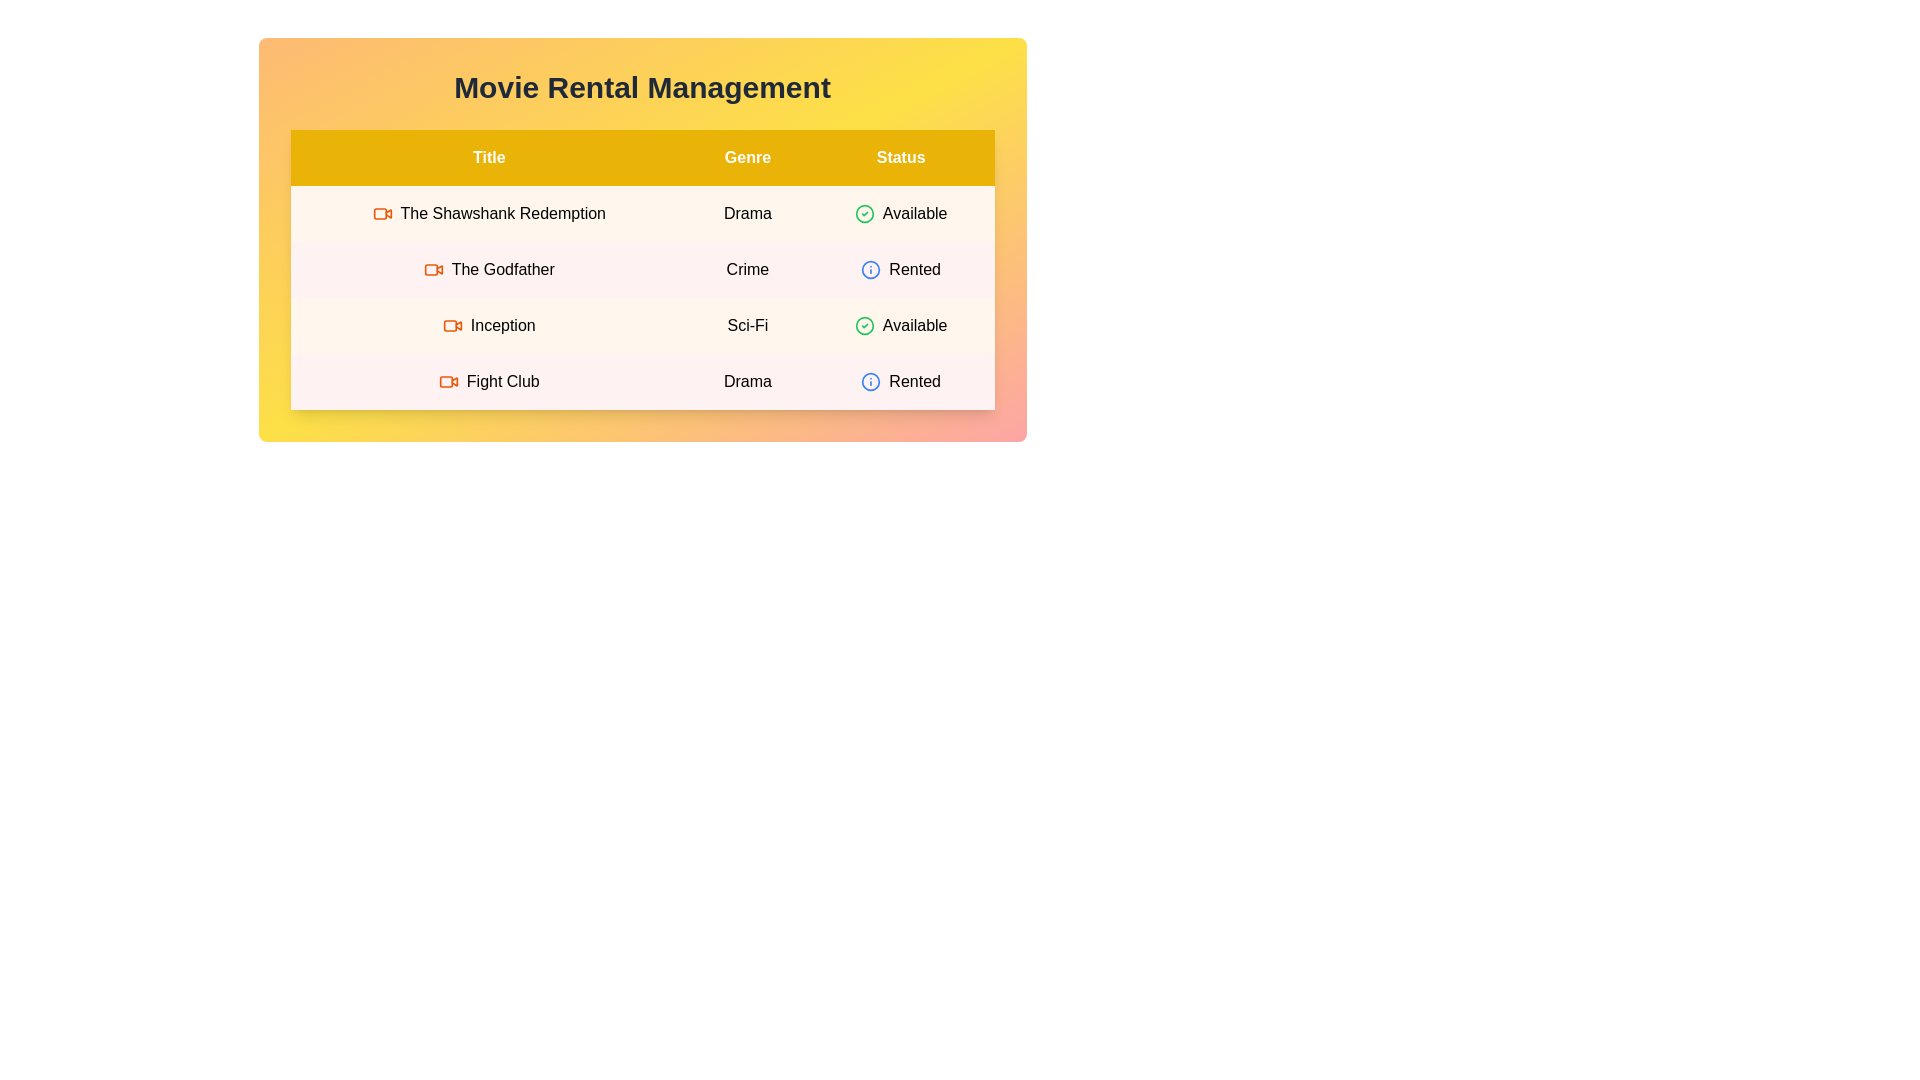  Describe the element at coordinates (642, 270) in the screenshot. I see `the row corresponding to movie The Godfather` at that location.